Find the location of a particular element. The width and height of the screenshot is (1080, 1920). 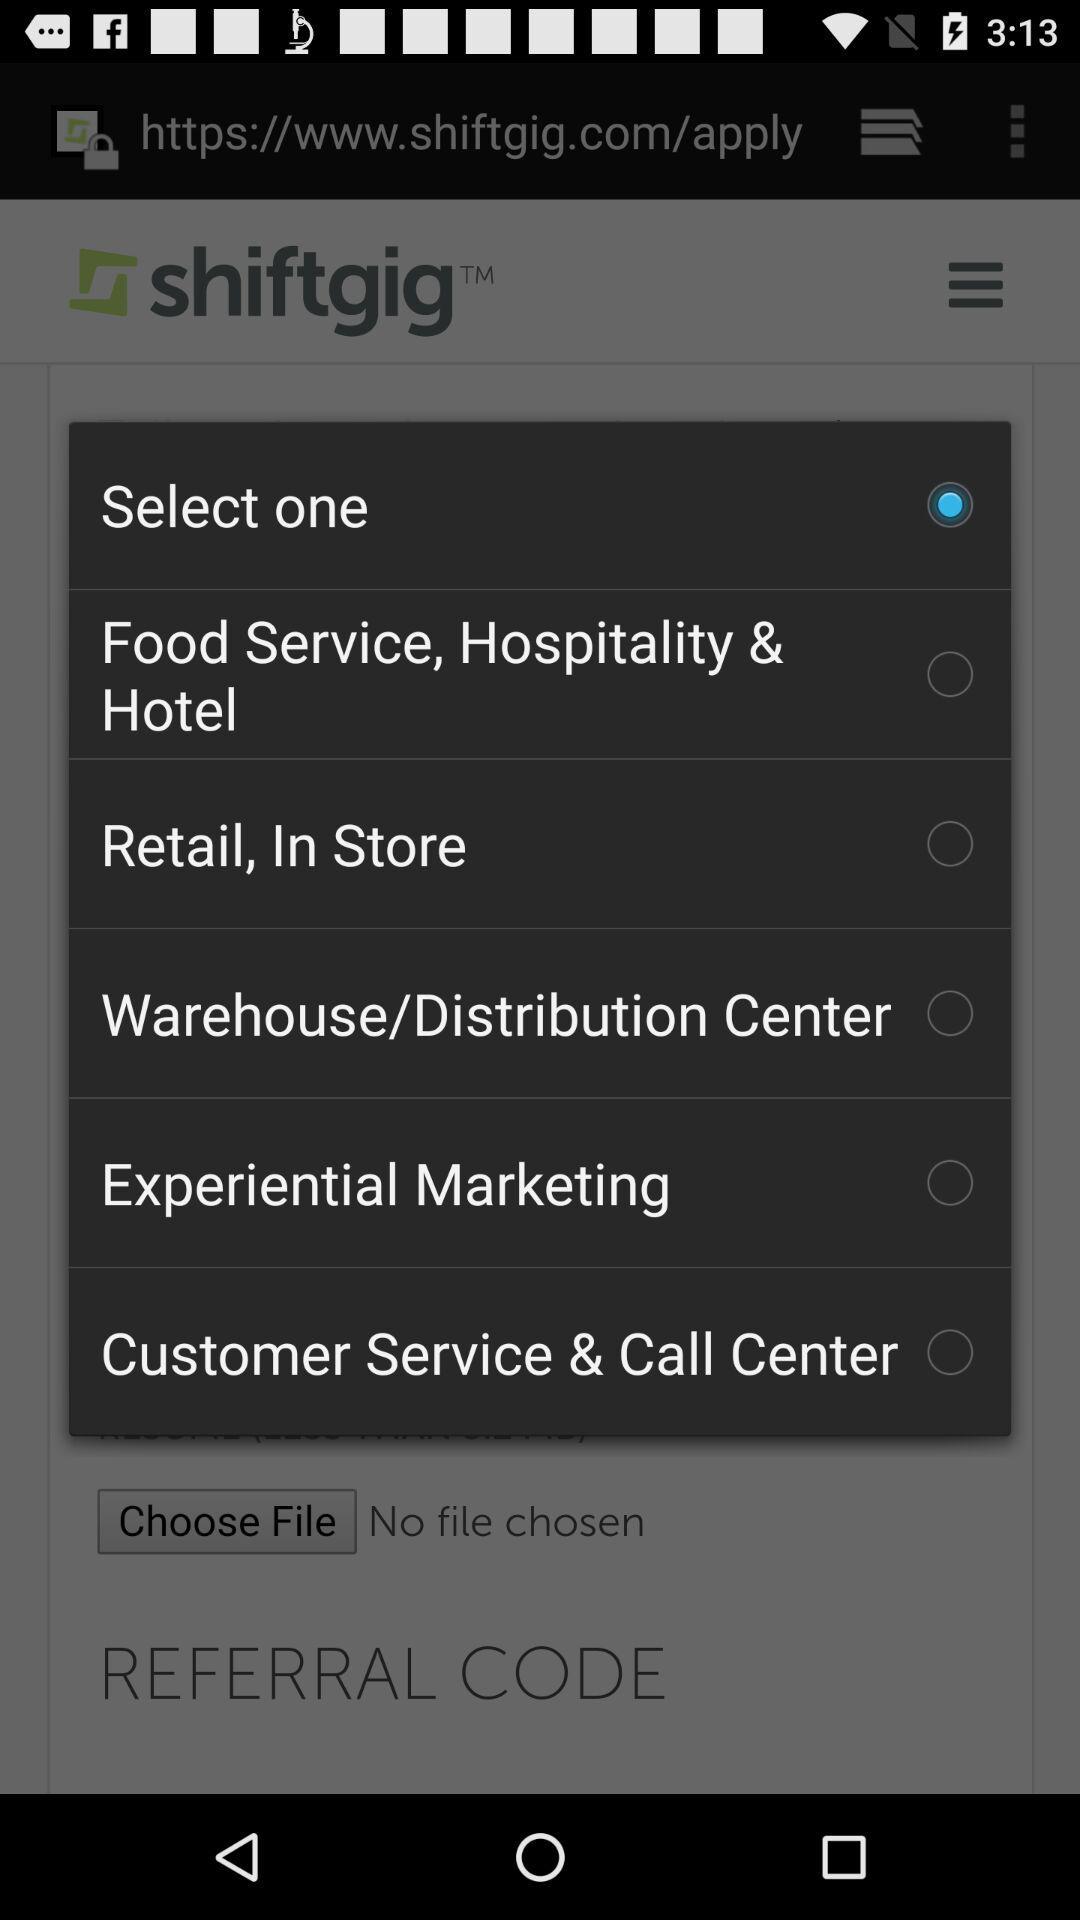

the icon below the retail, in store checkbox is located at coordinates (540, 1013).